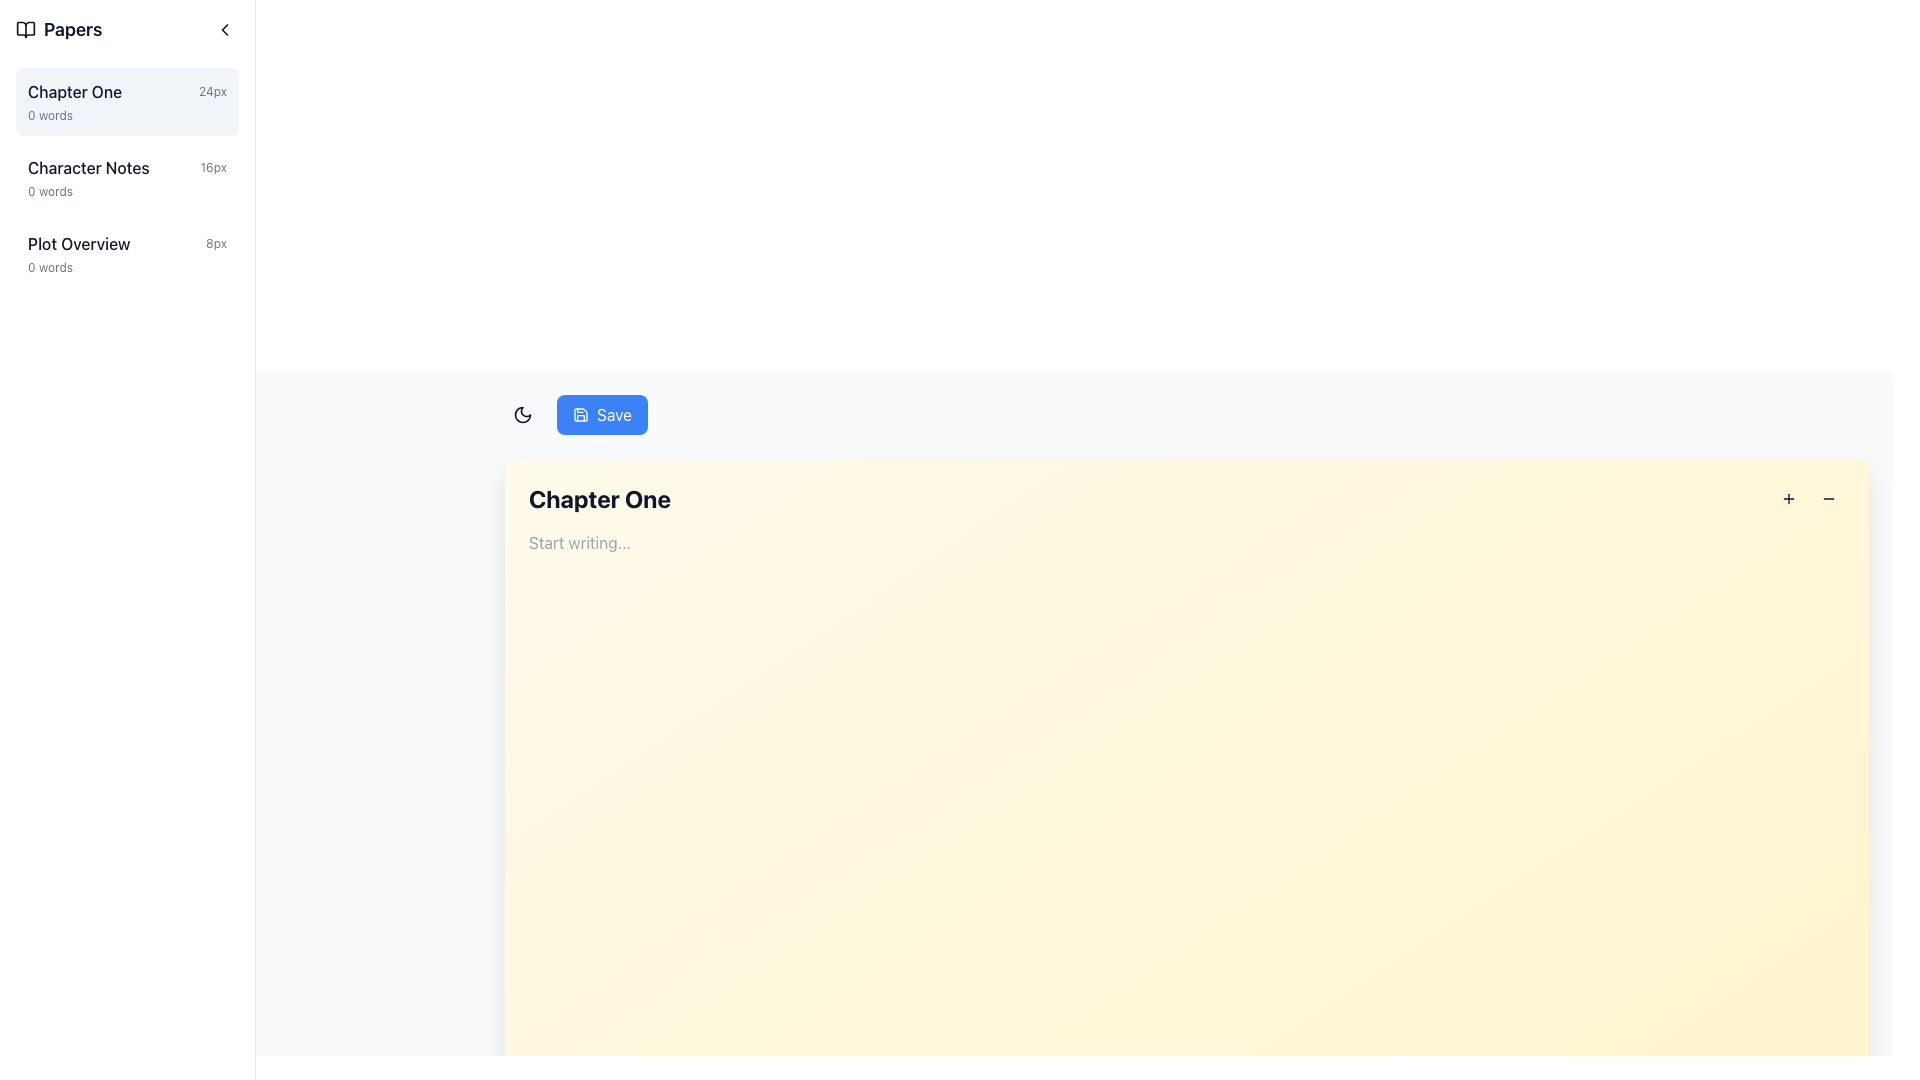 Image resolution: width=1920 pixels, height=1080 pixels. Describe the element at coordinates (1828, 497) in the screenshot. I see `the button with an embedded 'minus' icon located at the top-right corner of the 'Chapter One' panel to observe the hover effect` at that location.